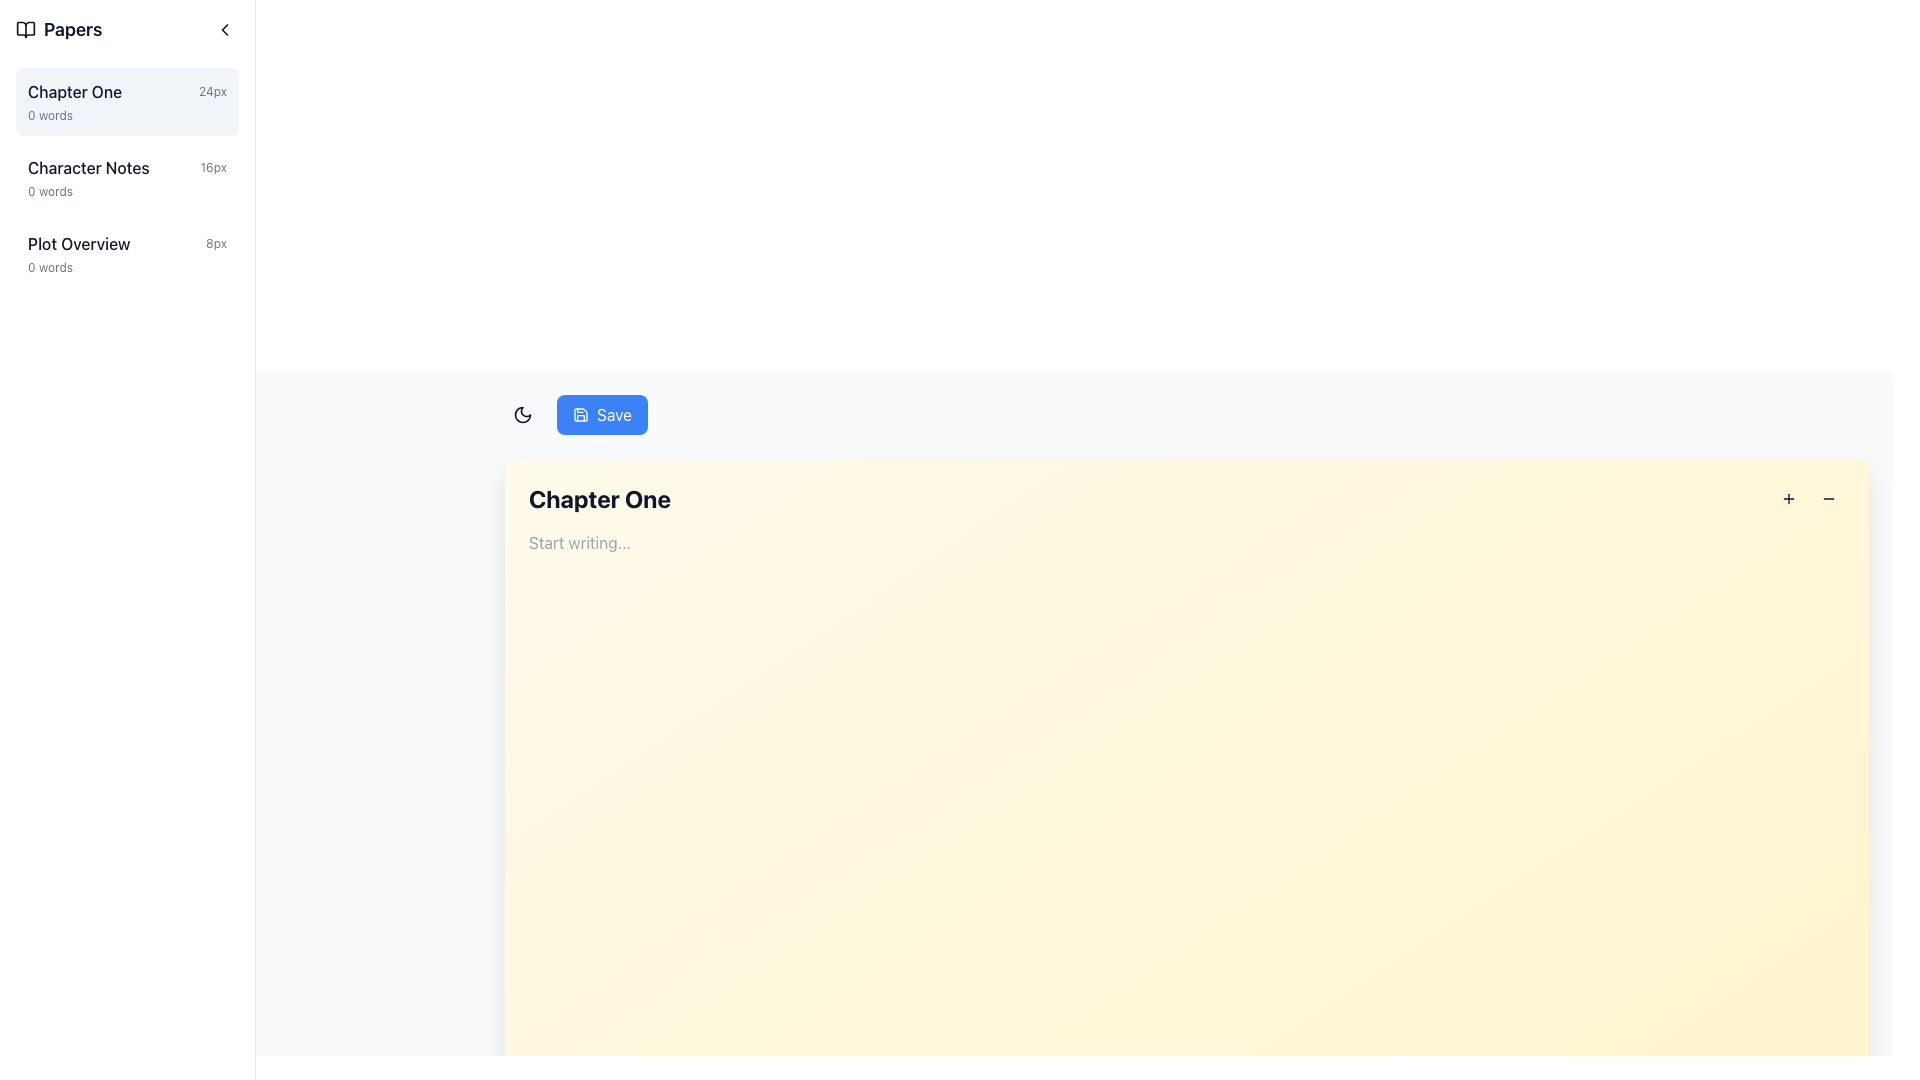 Image resolution: width=1920 pixels, height=1080 pixels. Describe the element at coordinates (1828, 497) in the screenshot. I see `the button with an embedded 'minus' icon located at the top-right corner of the 'Chapter One' panel to observe the hover effect` at that location.